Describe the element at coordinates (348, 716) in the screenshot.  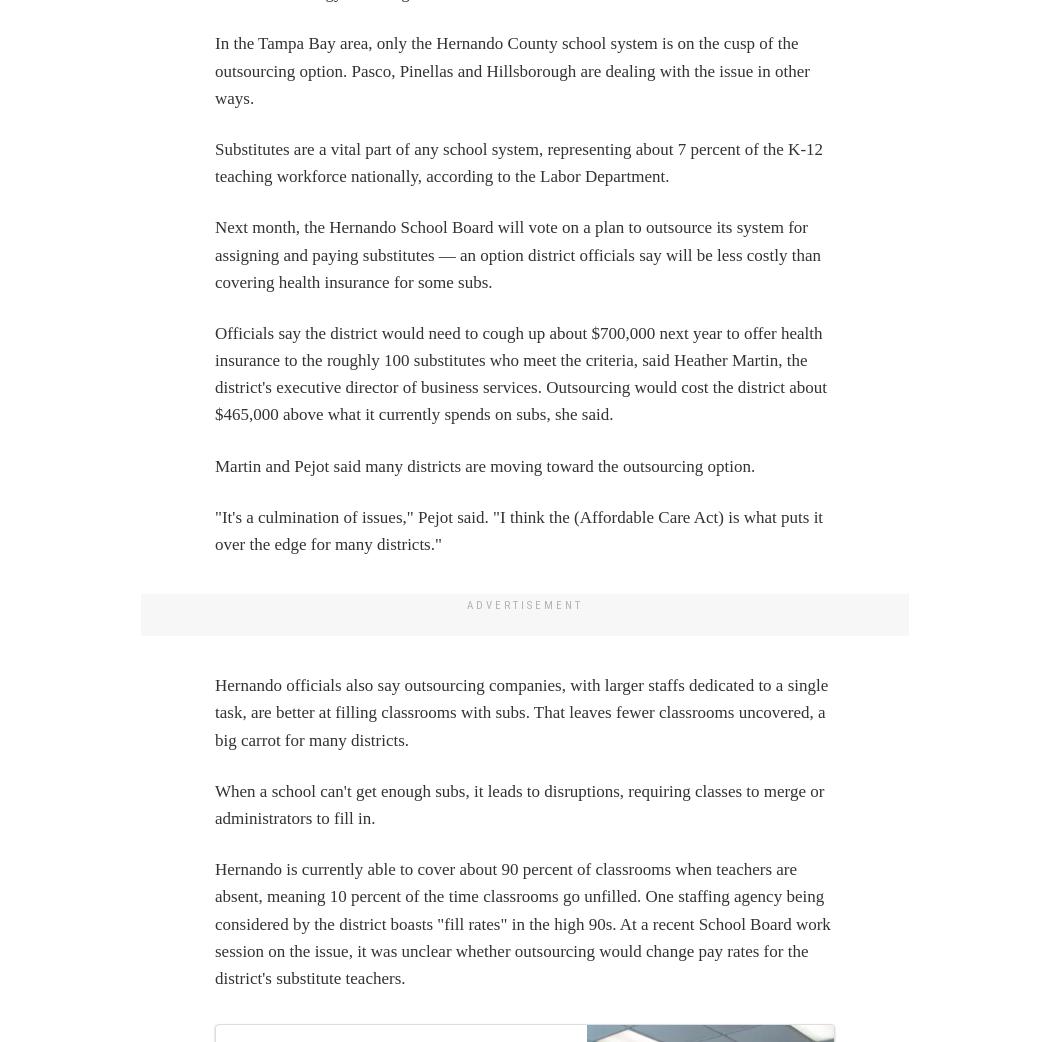
I see `'Careers'` at that location.